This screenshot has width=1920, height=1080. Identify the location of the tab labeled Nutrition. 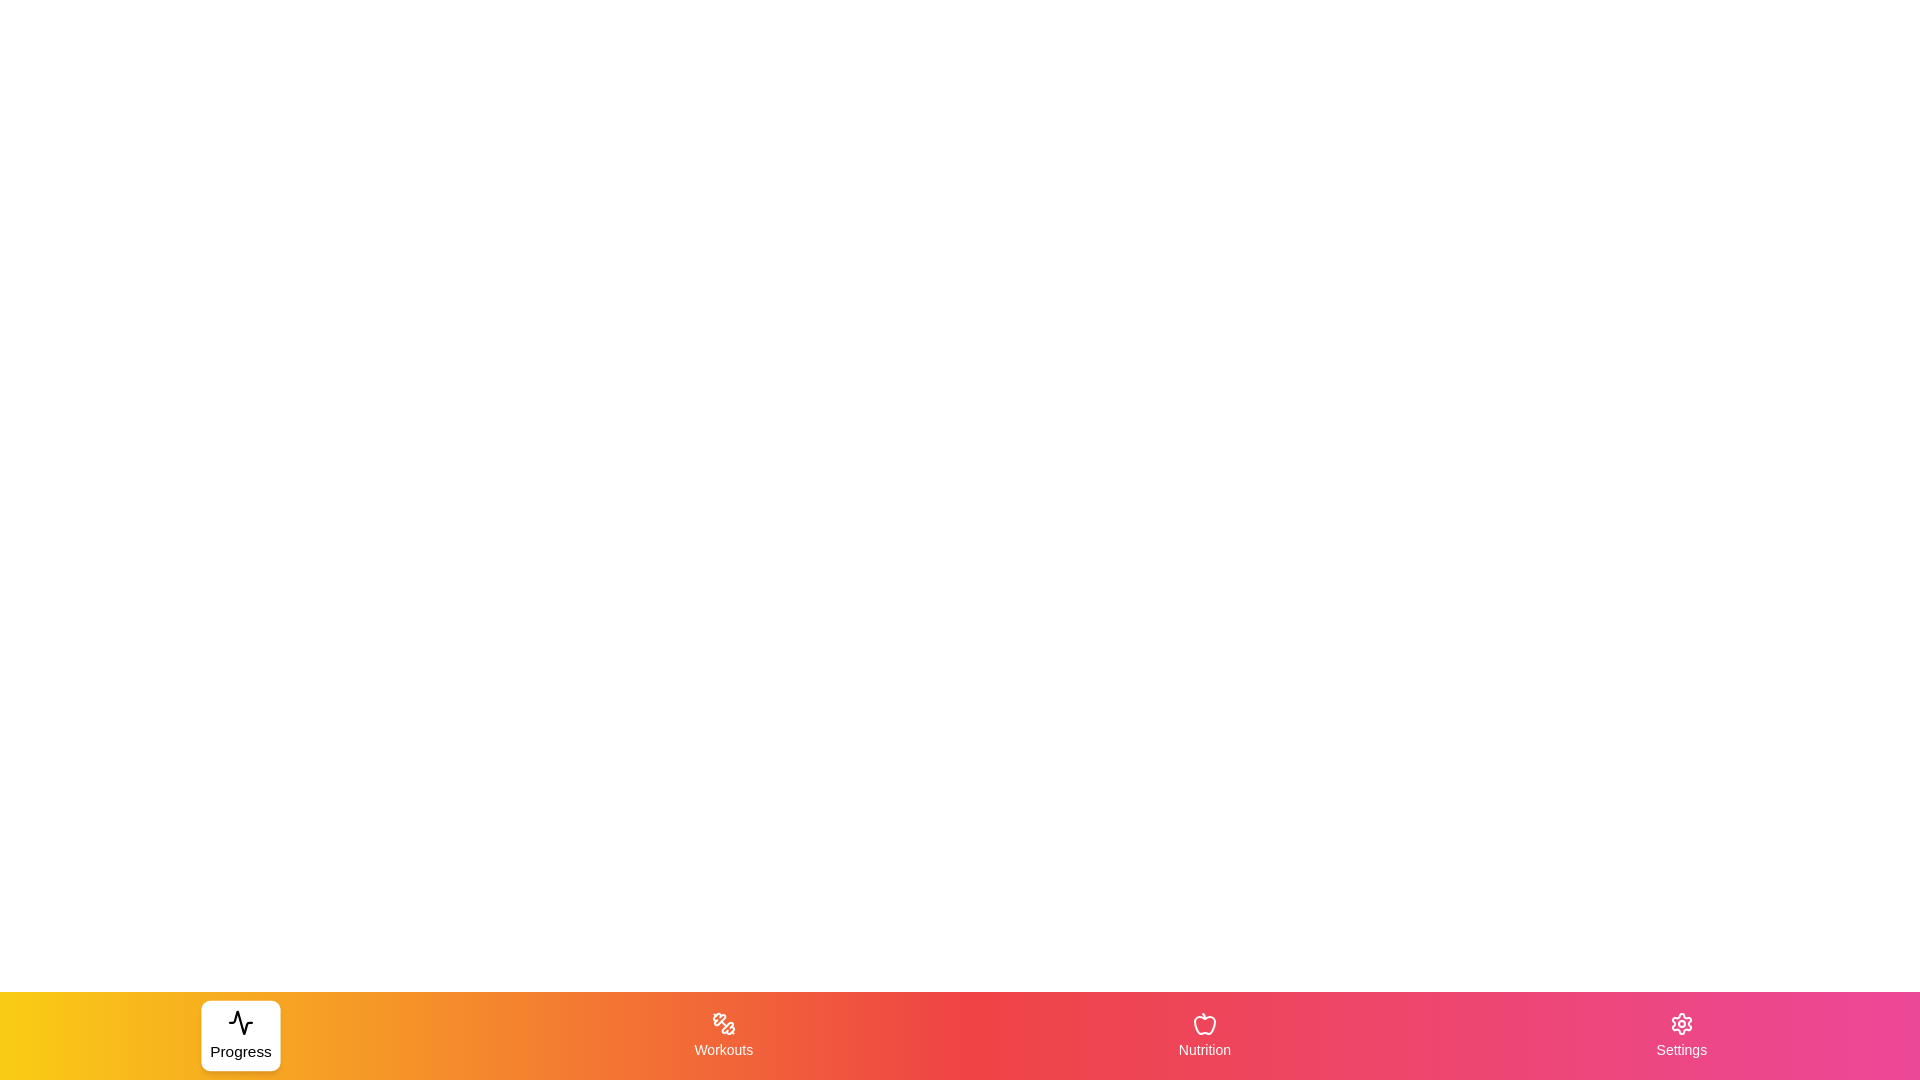
(1203, 1035).